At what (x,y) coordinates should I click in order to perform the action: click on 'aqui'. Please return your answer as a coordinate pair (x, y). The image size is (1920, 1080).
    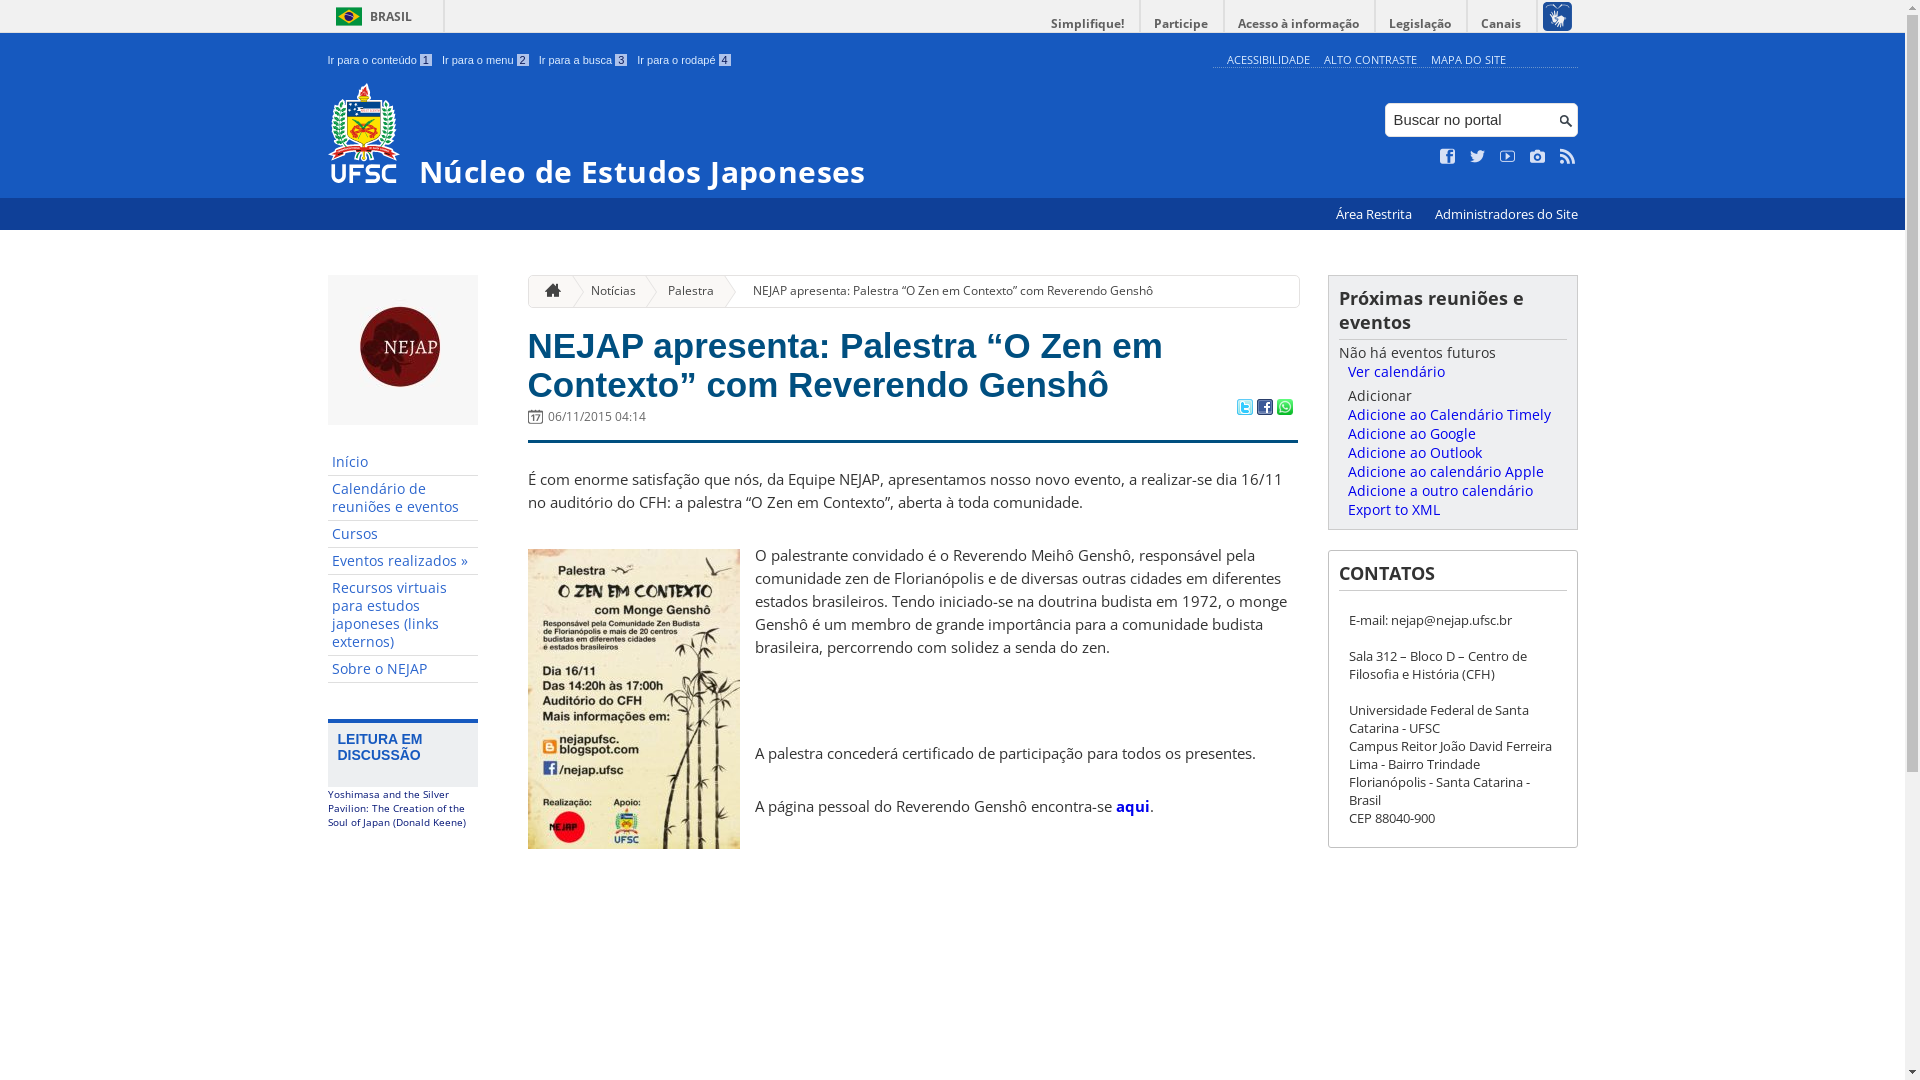
    Looking at the image, I should click on (1132, 805).